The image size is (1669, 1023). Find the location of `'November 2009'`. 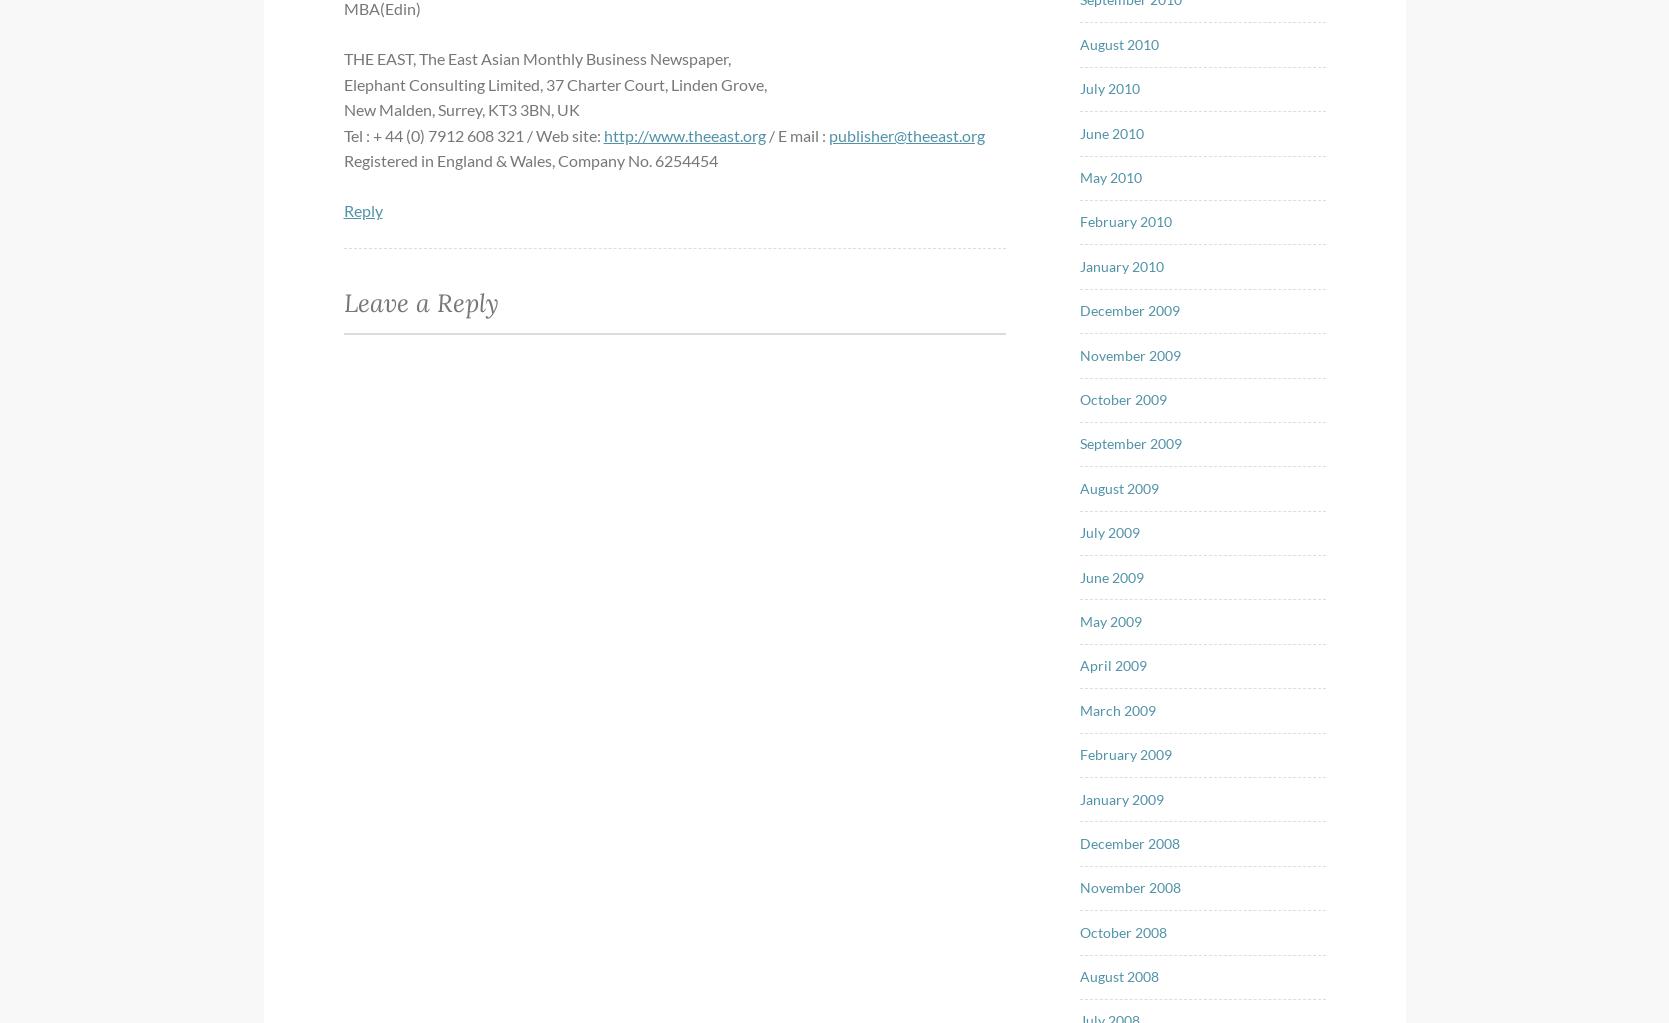

'November 2009' is located at coordinates (1130, 354).